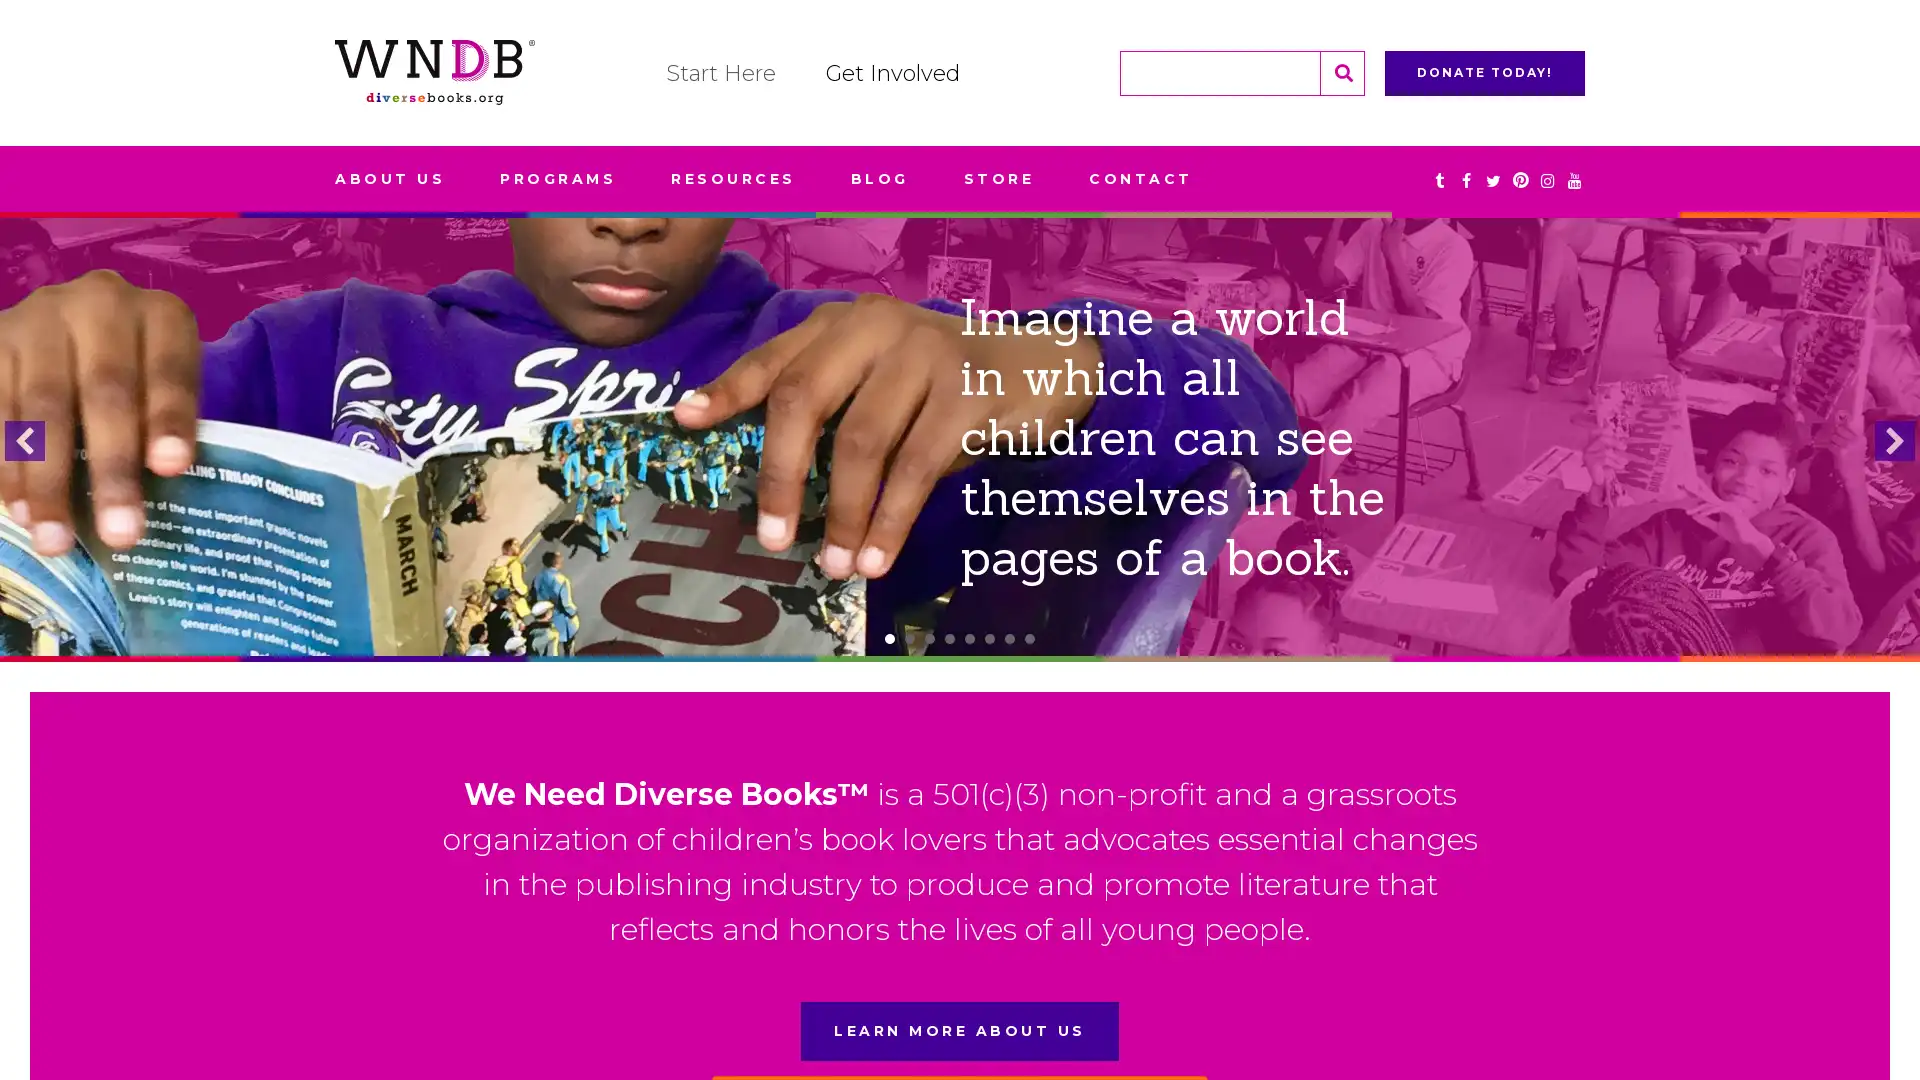 This screenshot has height=1080, width=1920. I want to click on LEARN MORE ABOUT US, so click(958, 1031).